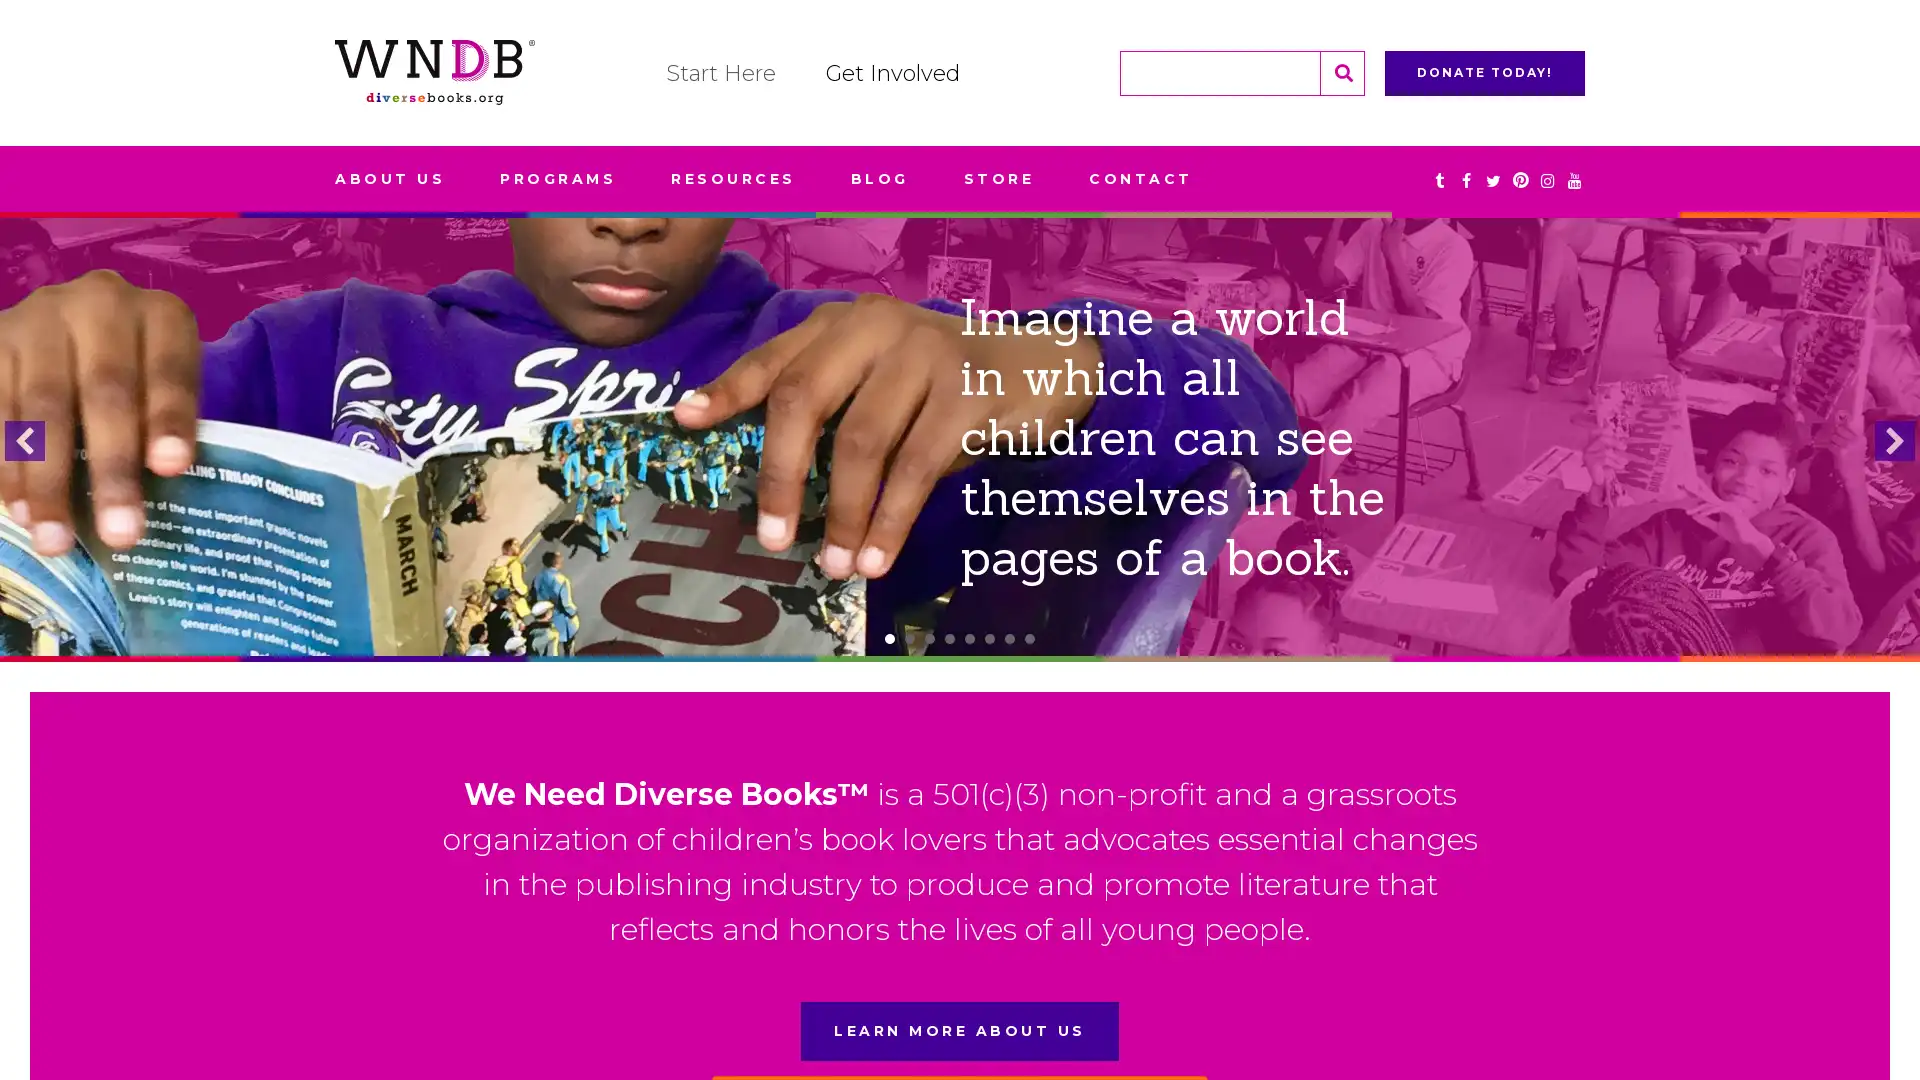 This screenshot has height=1080, width=1920. I want to click on LEARN MORE ABOUT US, so click(958, 1031).